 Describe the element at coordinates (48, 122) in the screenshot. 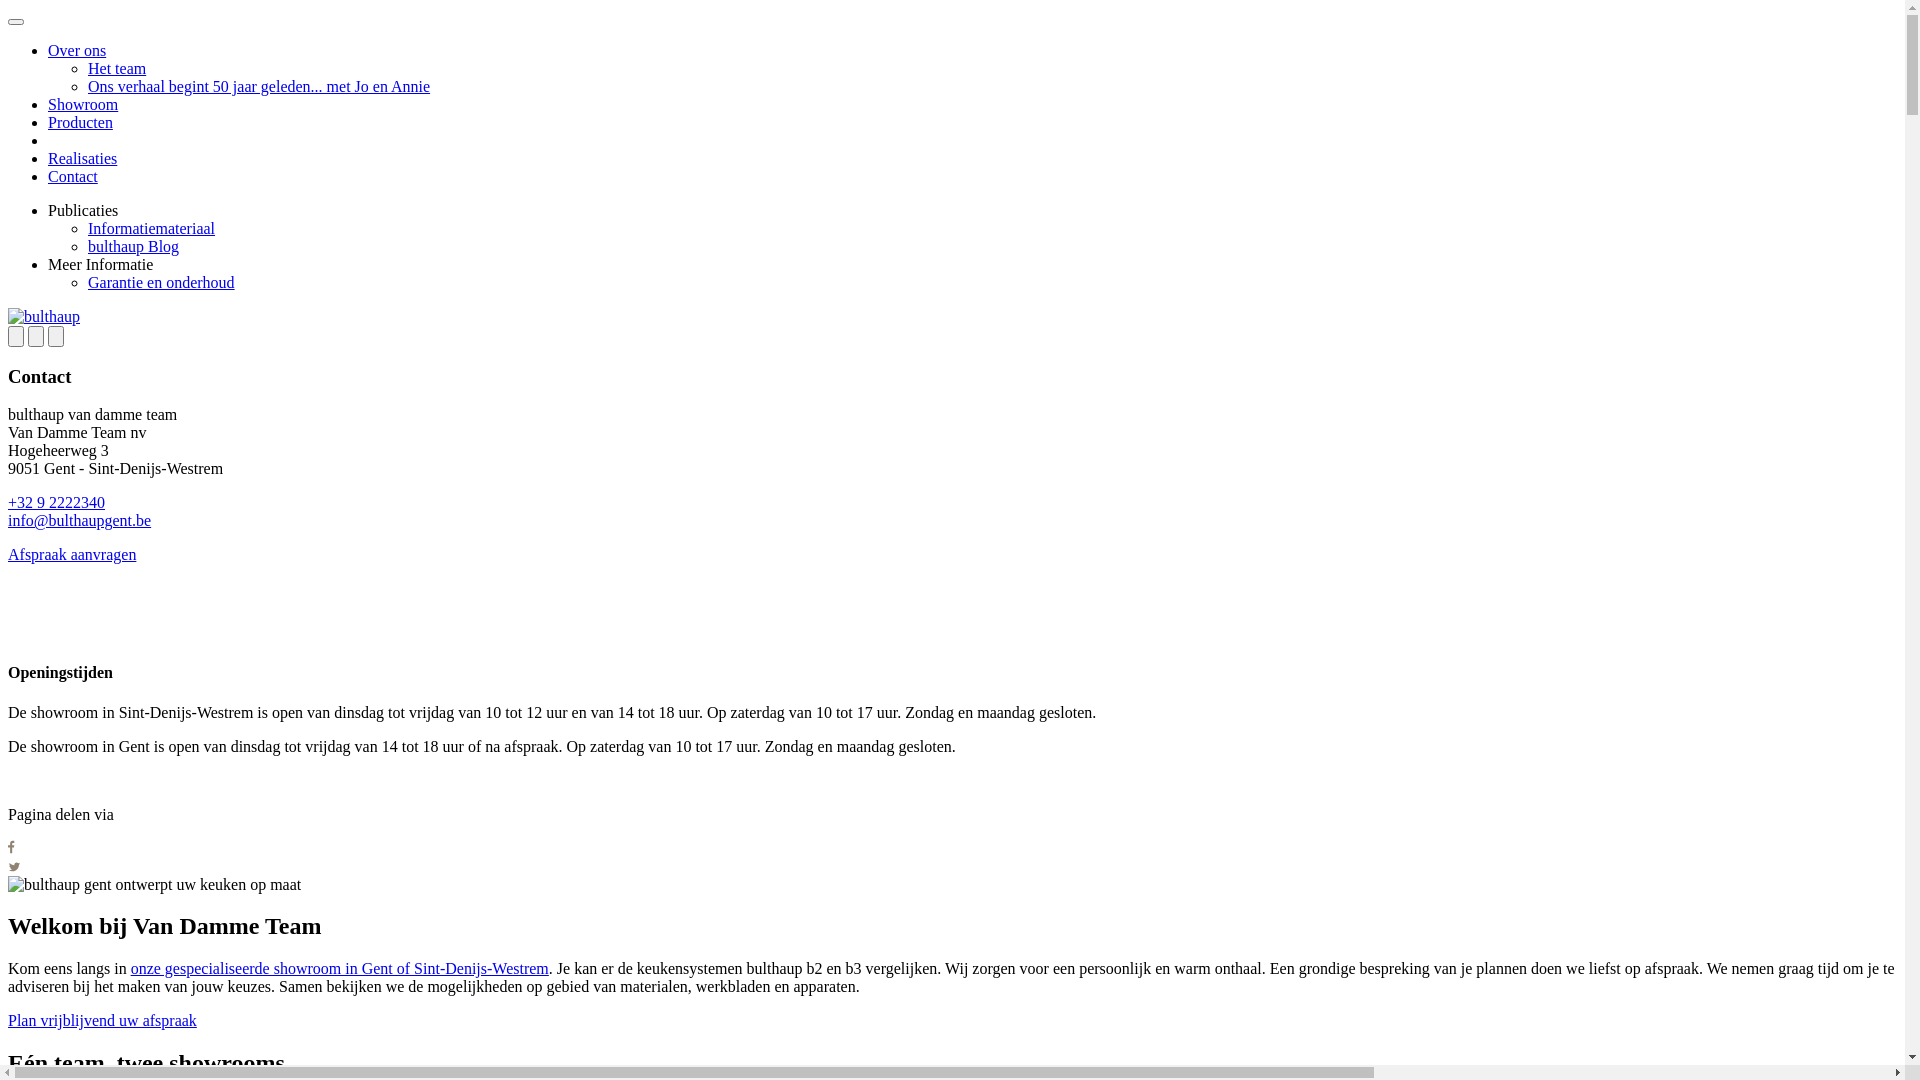

I see `'Producten'` at that location.